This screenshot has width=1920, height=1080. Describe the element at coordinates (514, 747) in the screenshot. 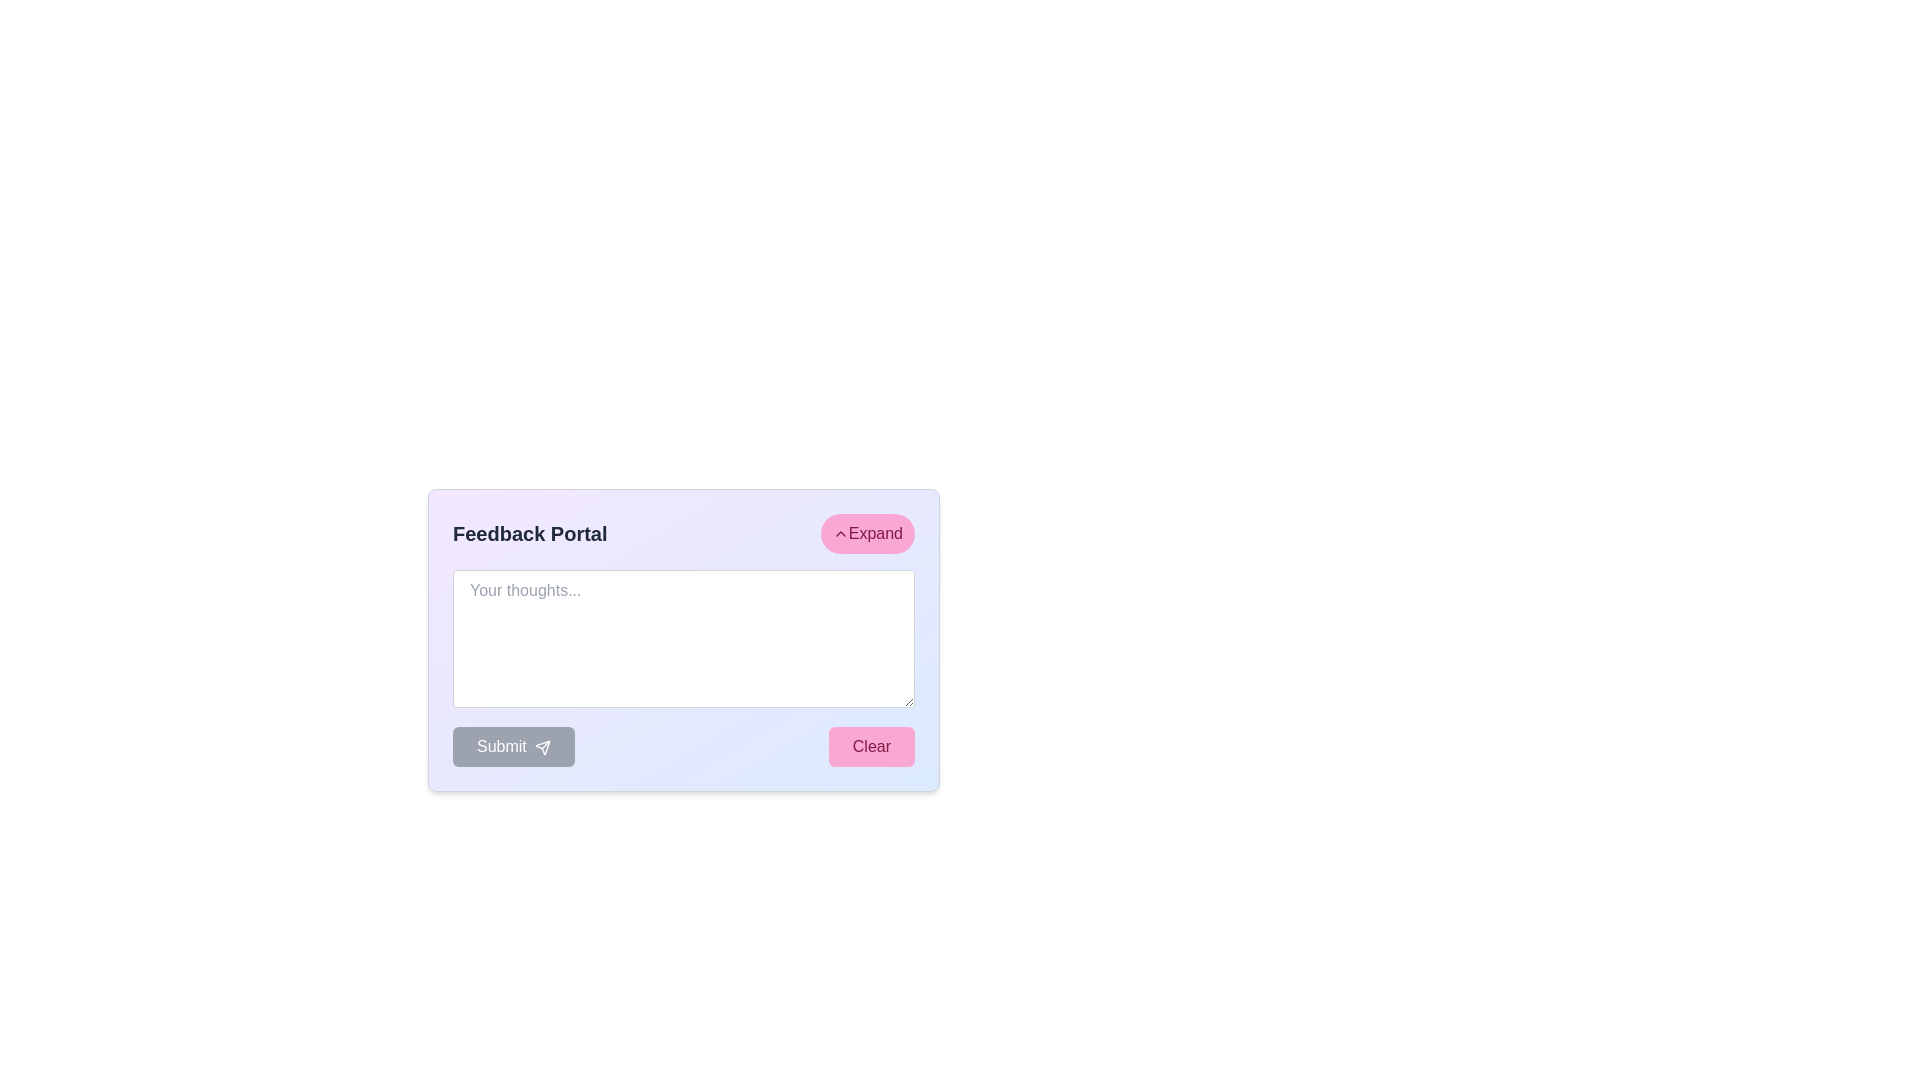

I see `the submit button located in the bottom-left corner of the feedback form layout to observe any hover effect` at that location.